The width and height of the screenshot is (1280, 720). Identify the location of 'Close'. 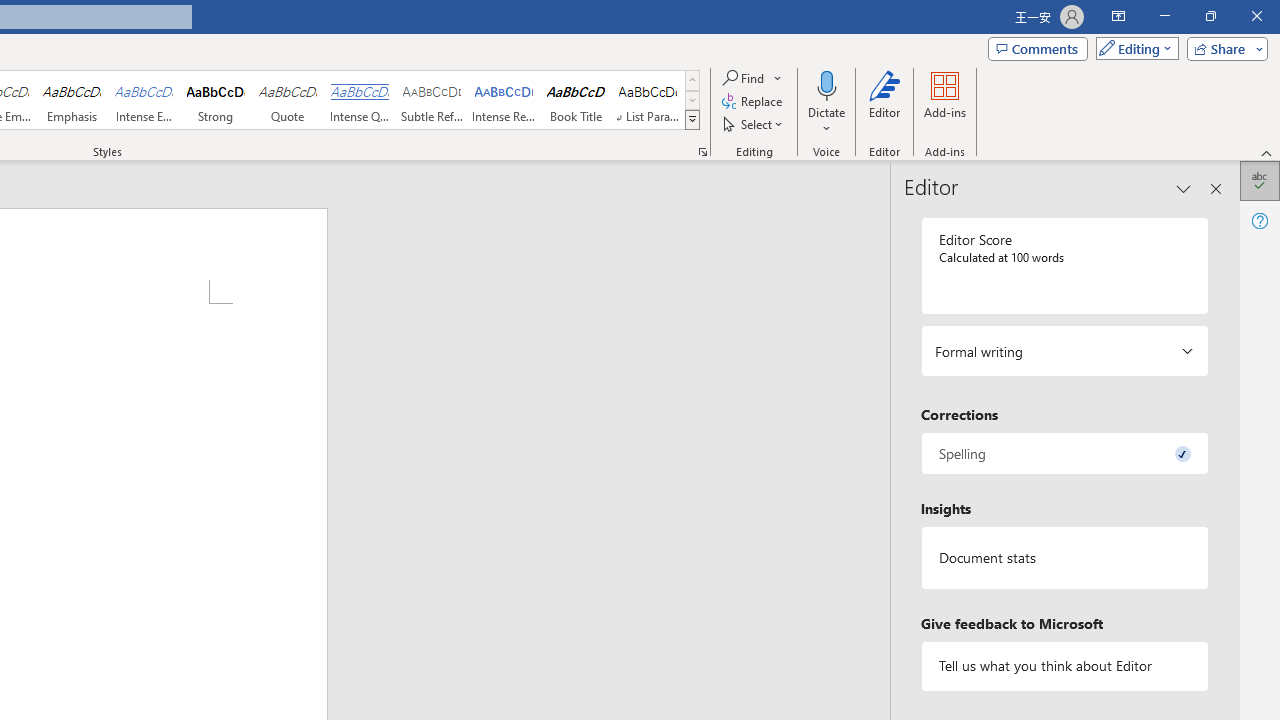
(1255, 16).